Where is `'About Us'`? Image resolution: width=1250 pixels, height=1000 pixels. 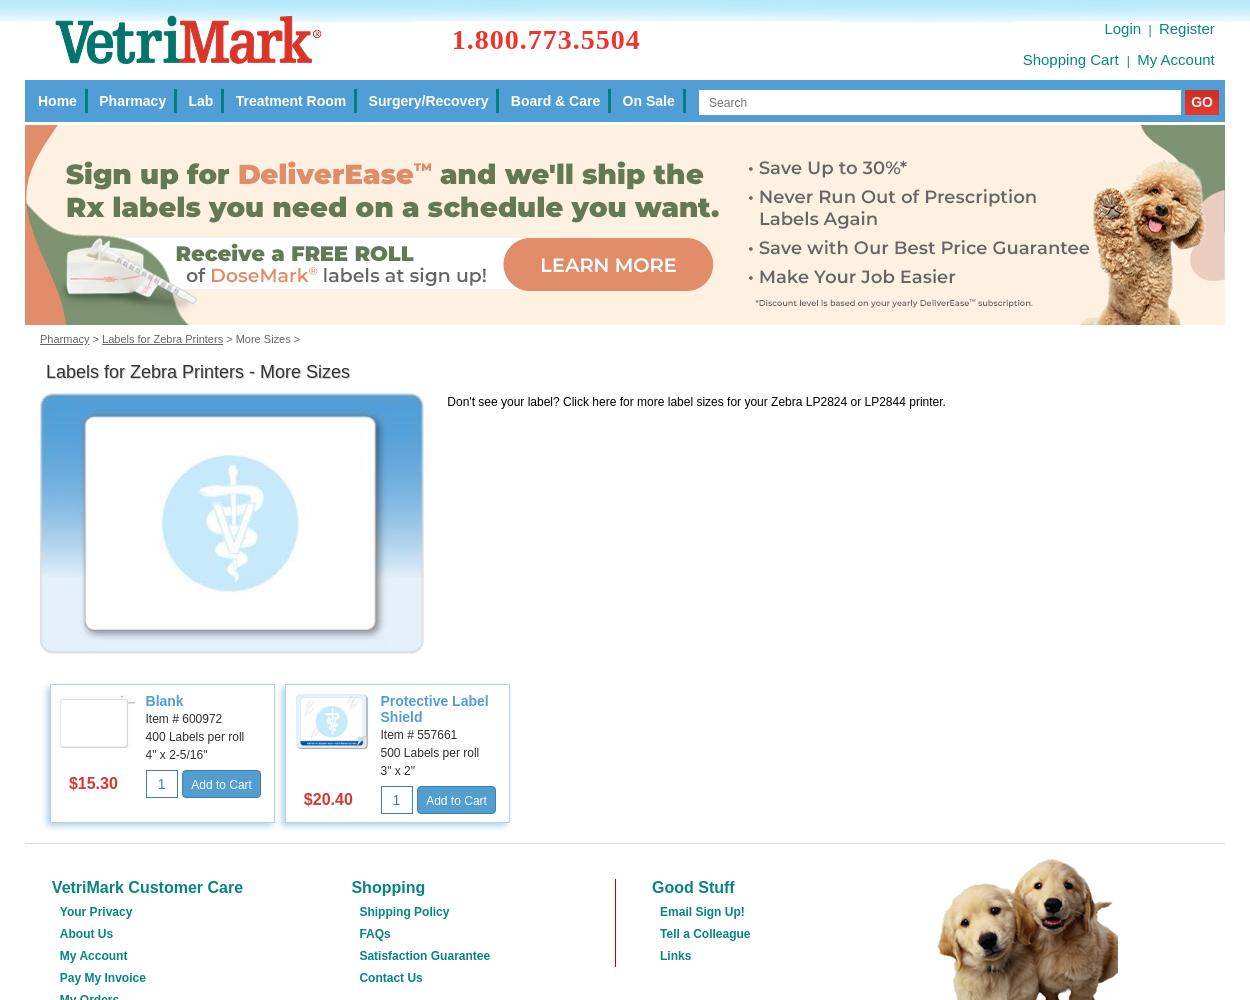
'About Us' is located at coordinates (85, 934).